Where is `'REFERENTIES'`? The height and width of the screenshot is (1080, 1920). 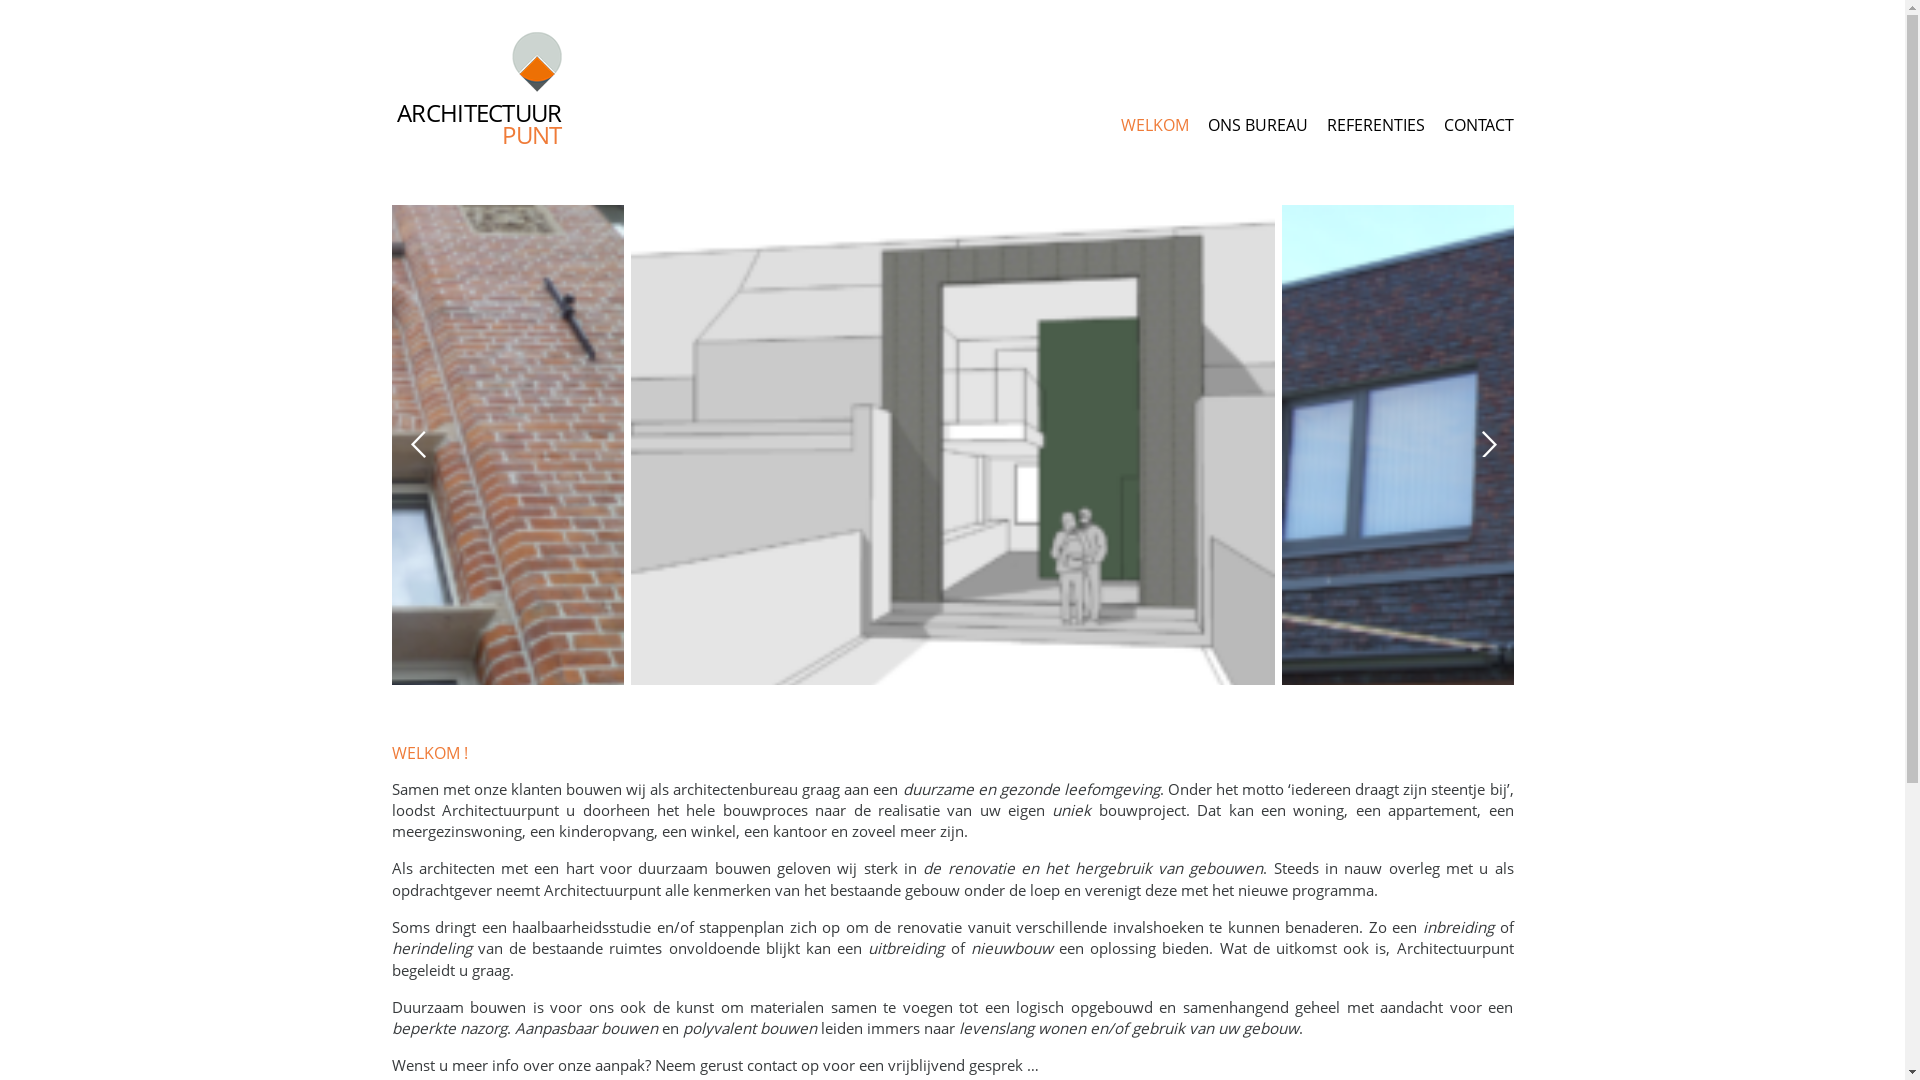 'REFERENTIES' is located at coordinates (1373, 128).